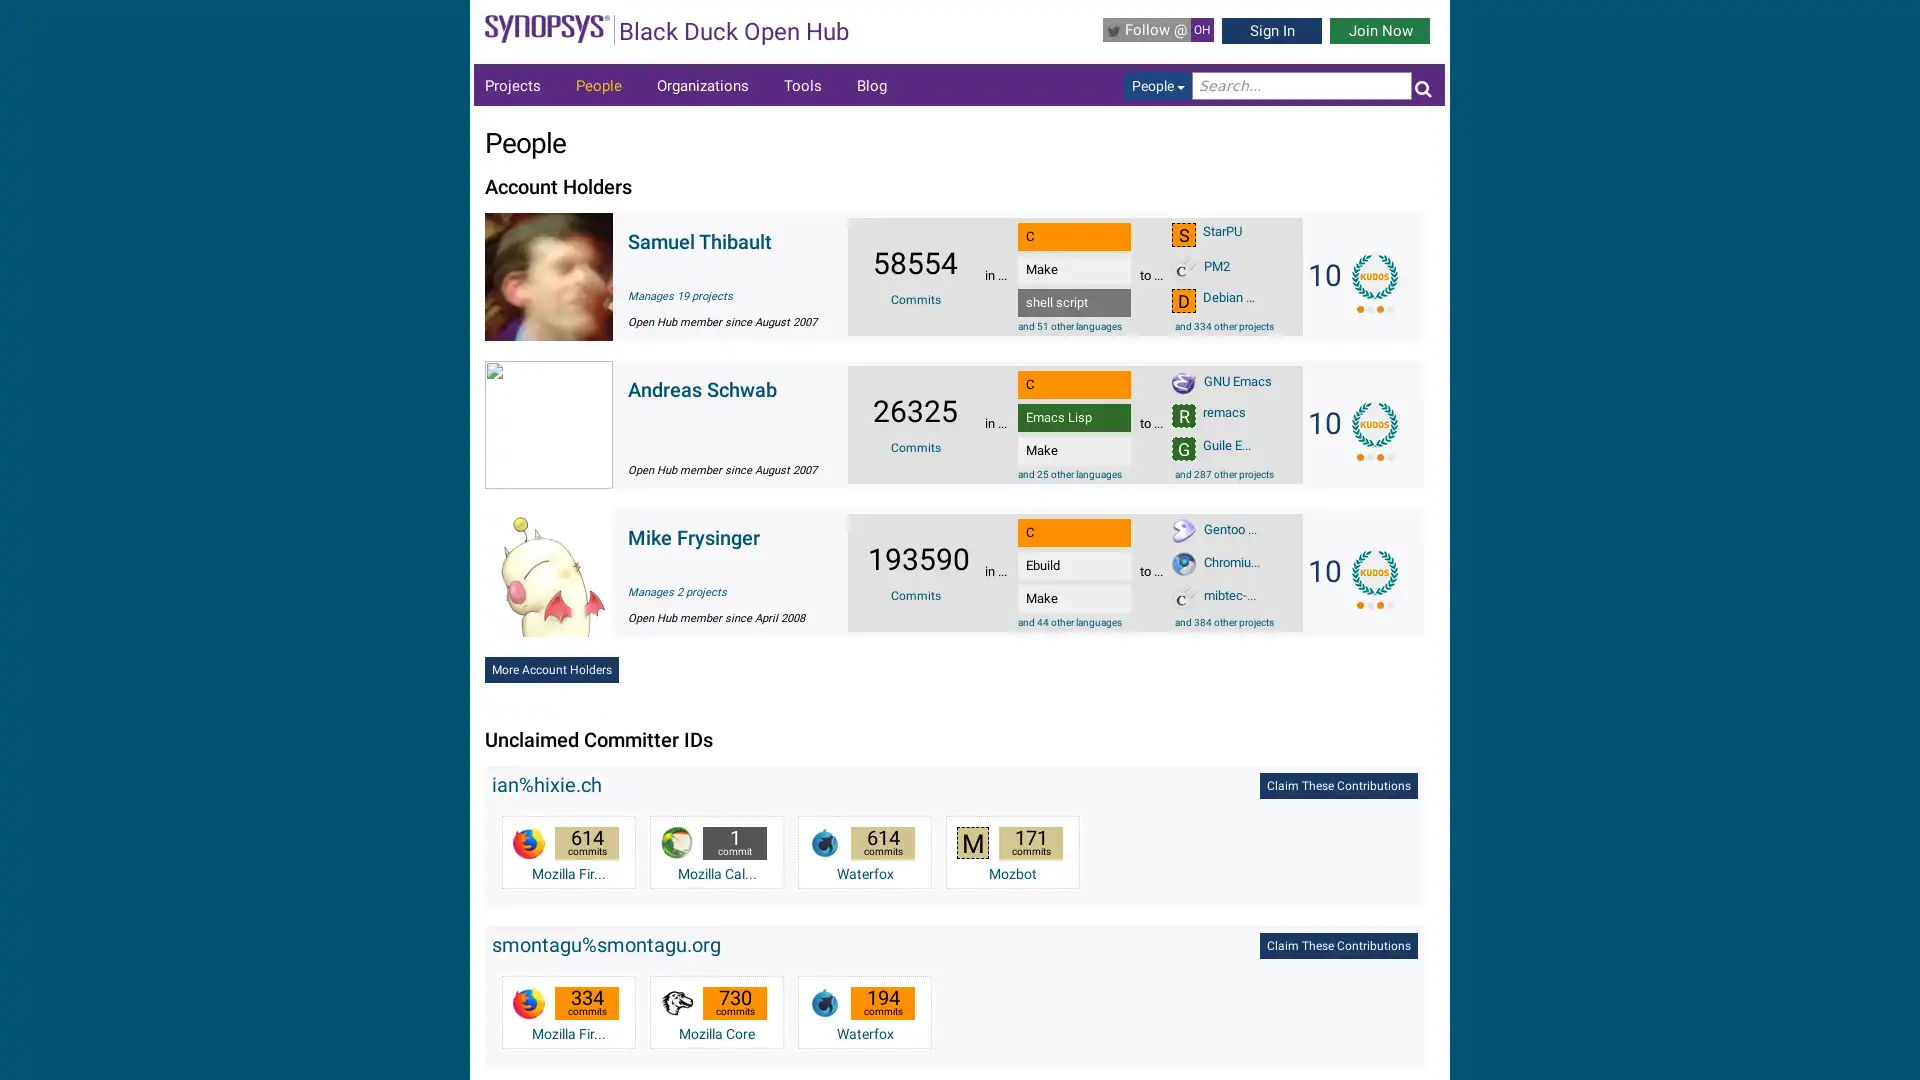  I want to click on Claim These Contributions, so click(1339, 945).